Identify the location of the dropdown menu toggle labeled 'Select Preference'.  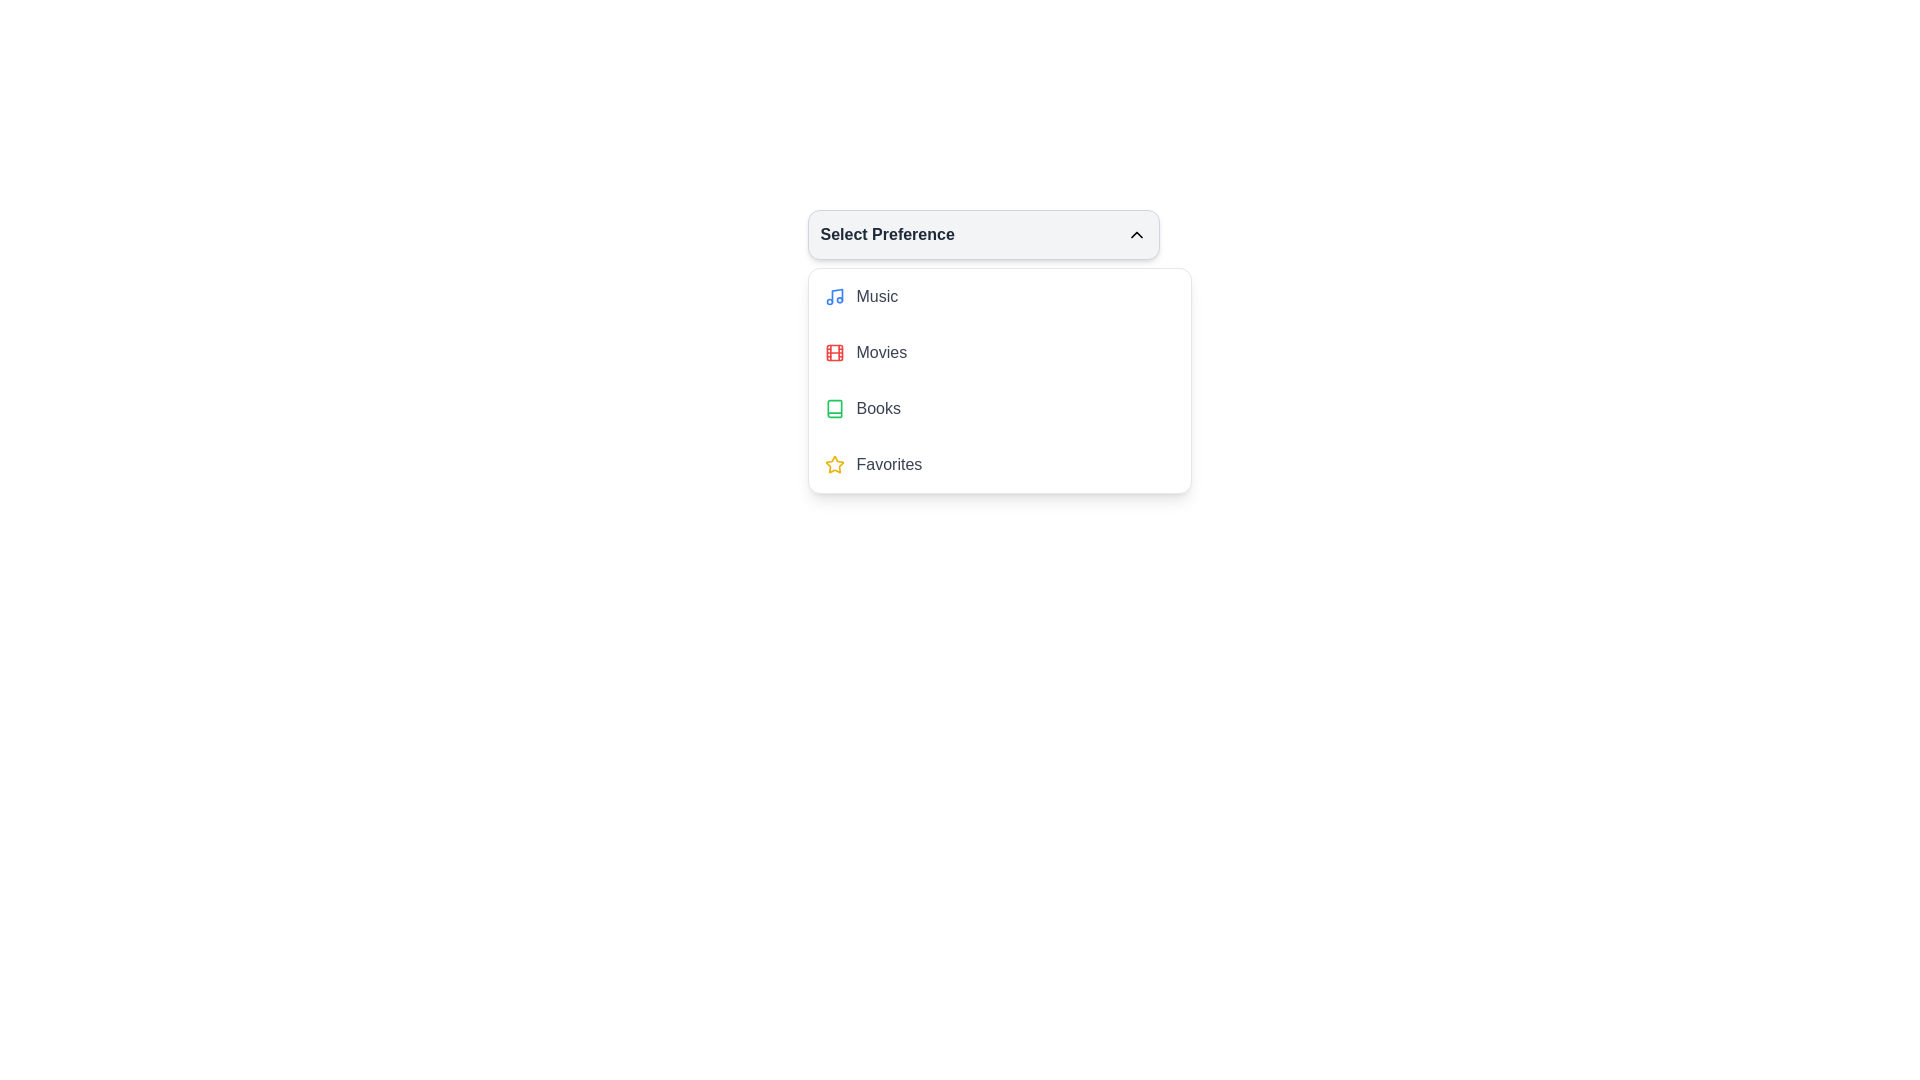
(983, 234).